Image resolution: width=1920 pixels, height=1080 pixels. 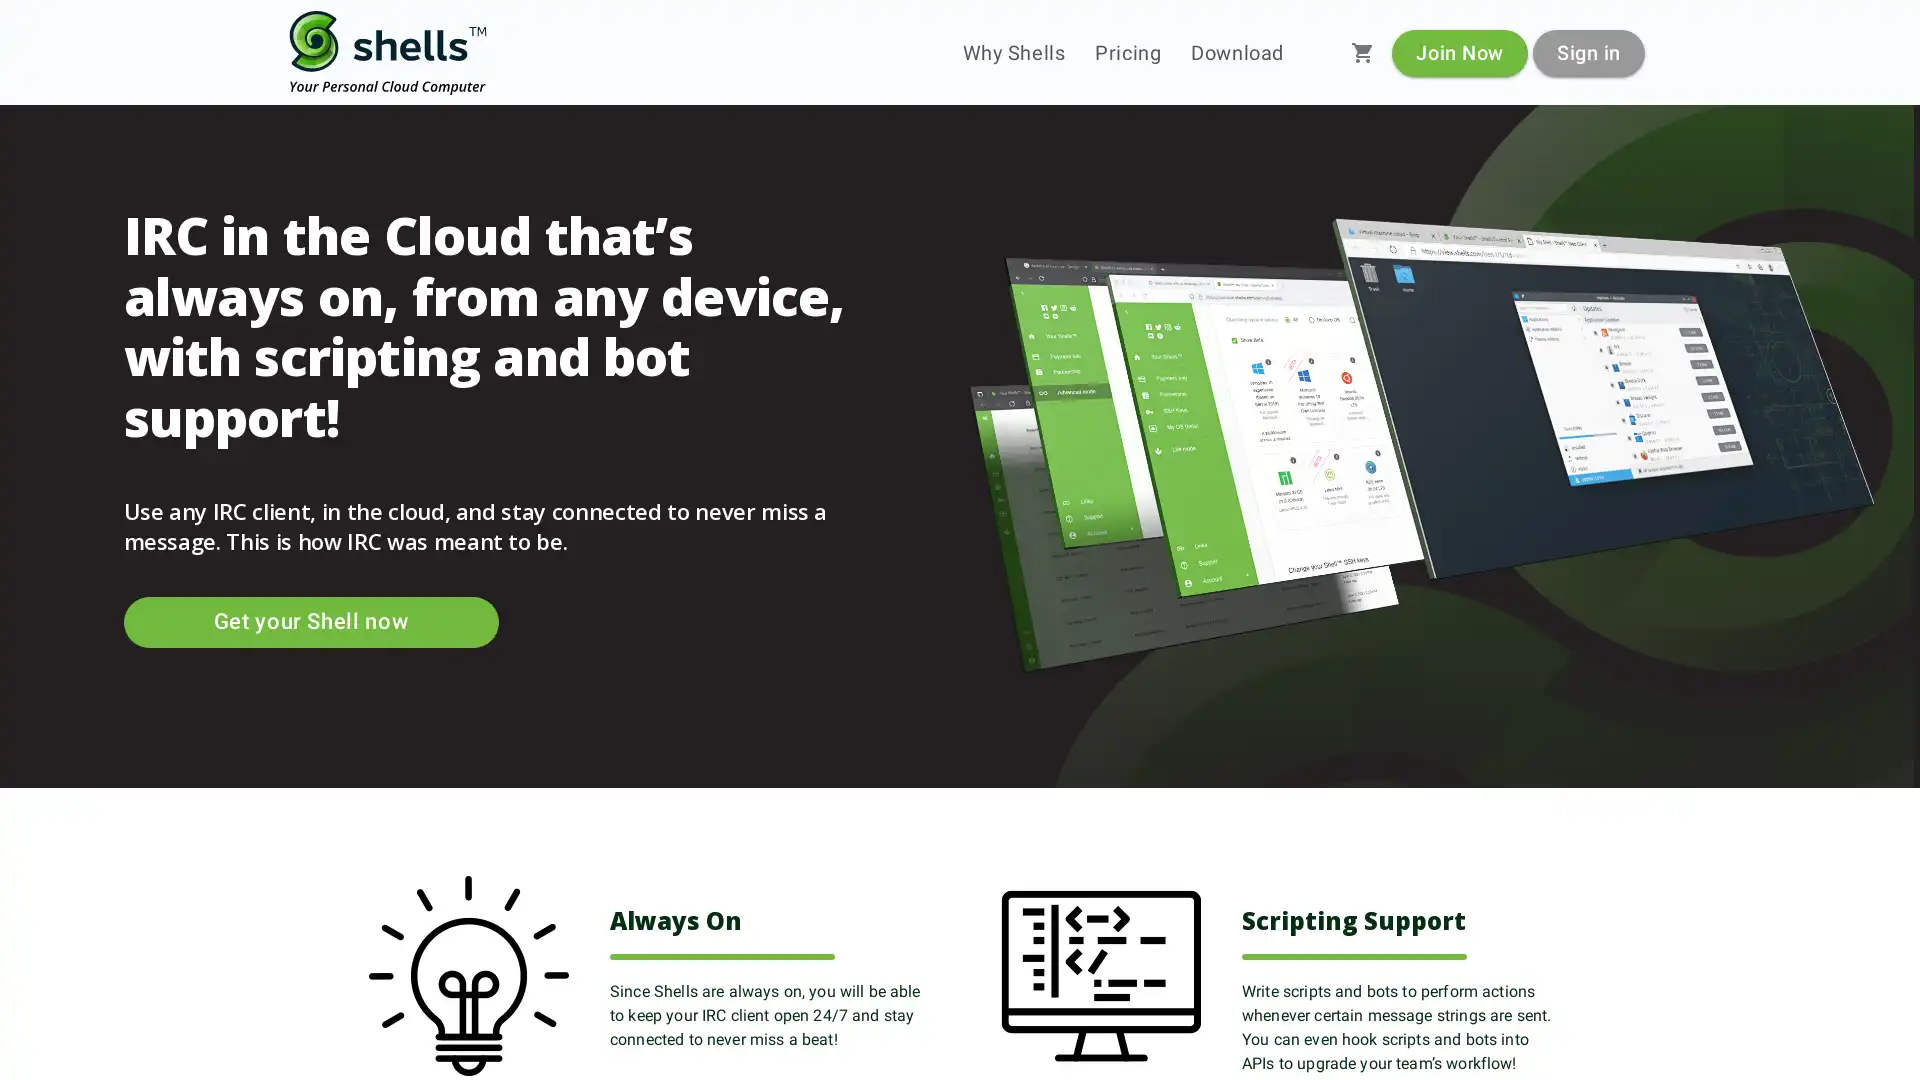 What do you see at coordinates (1459, 51) in the screenshot?
I see `Join Now` at bounding box center [1459, 51].